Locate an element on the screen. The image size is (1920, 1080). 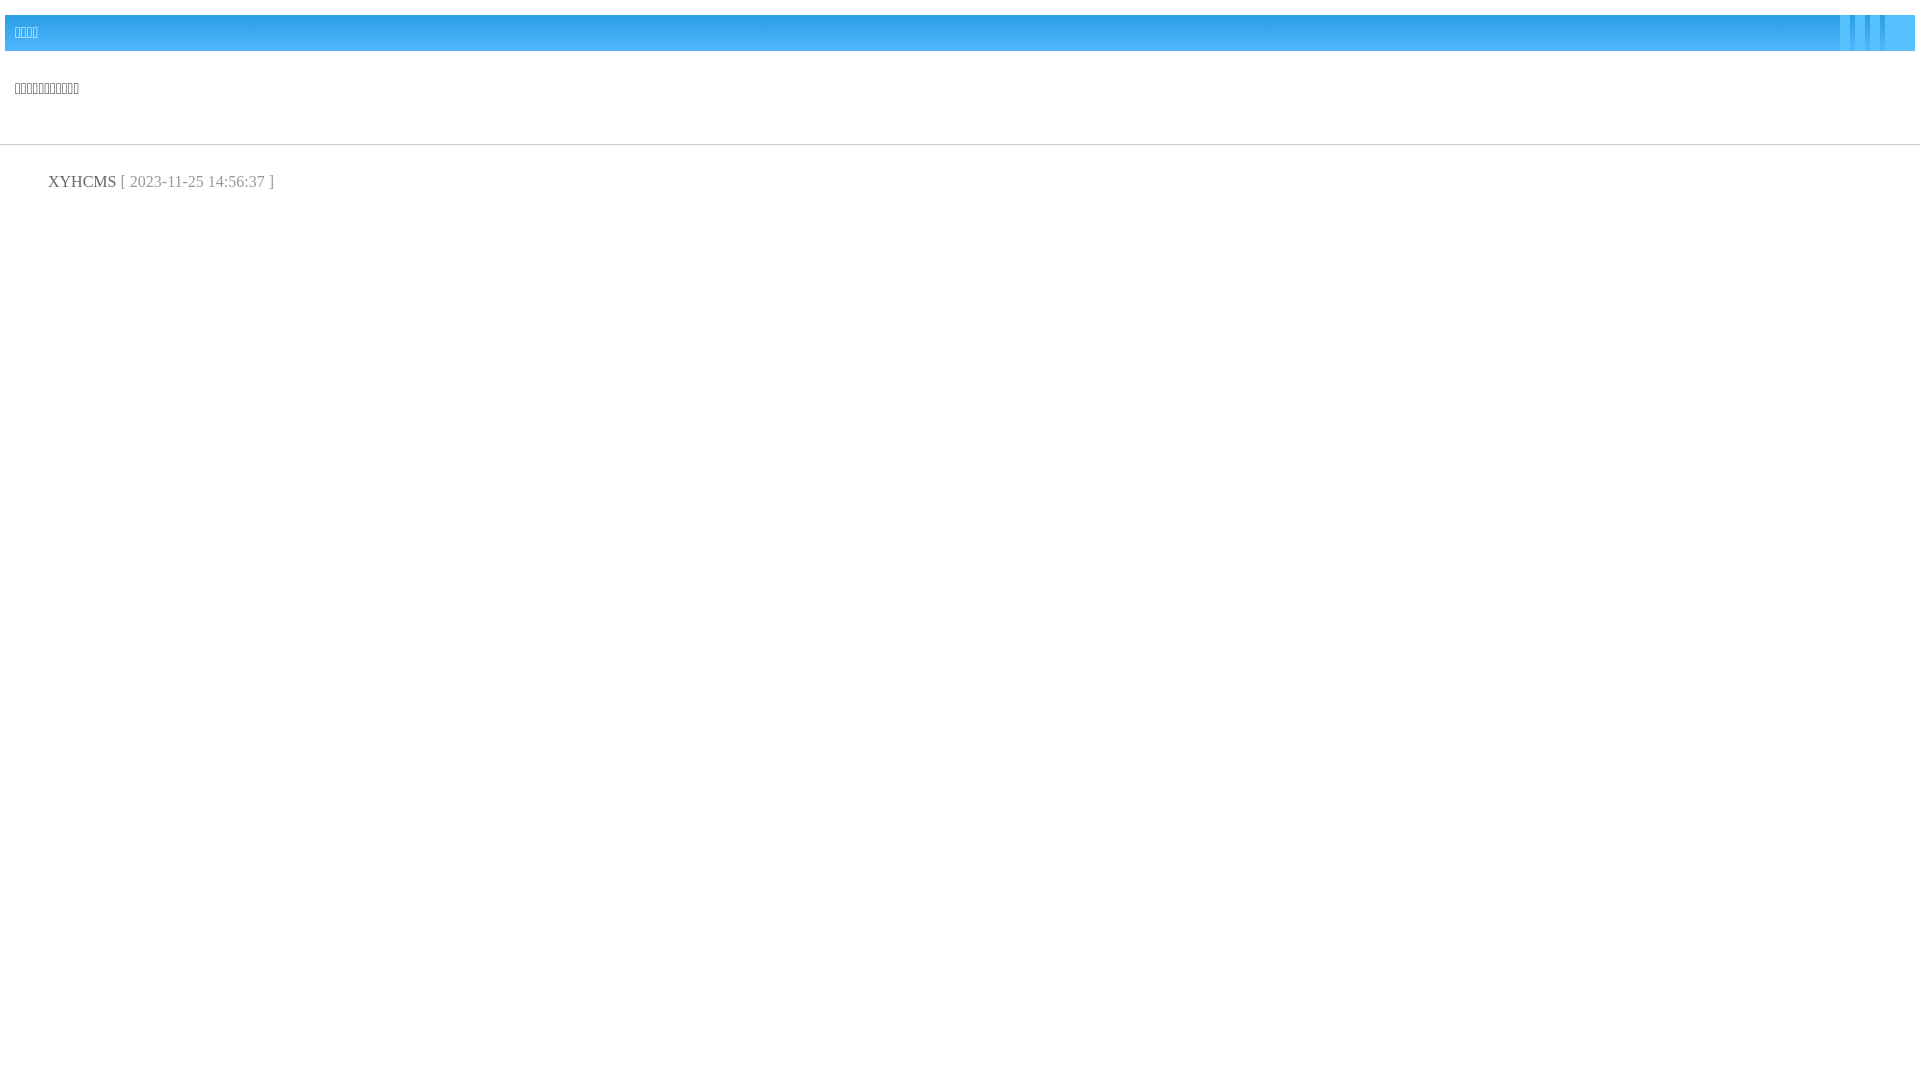
'XYHCMS' is located at coordinates (48, 181).